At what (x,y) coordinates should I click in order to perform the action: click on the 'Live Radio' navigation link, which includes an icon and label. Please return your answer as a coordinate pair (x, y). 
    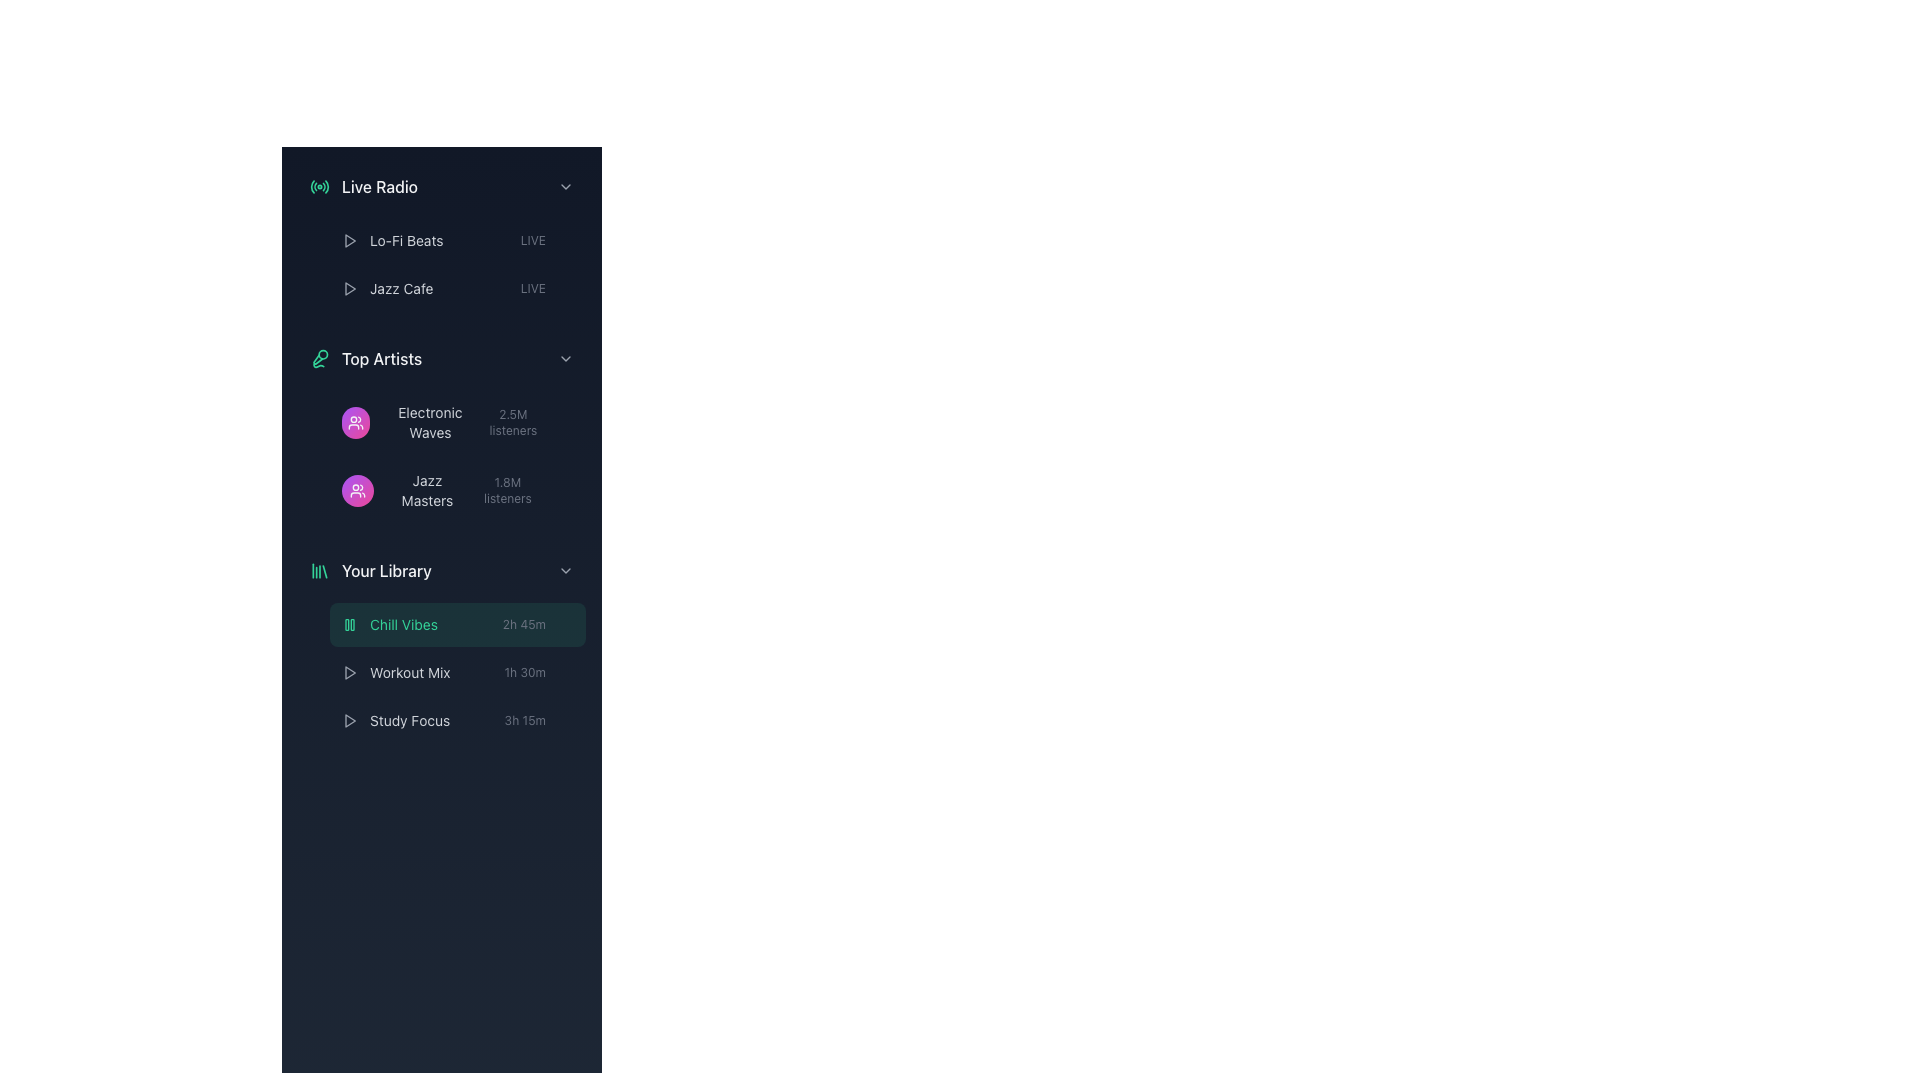
    Looking at the image, I should click on (364, 186).